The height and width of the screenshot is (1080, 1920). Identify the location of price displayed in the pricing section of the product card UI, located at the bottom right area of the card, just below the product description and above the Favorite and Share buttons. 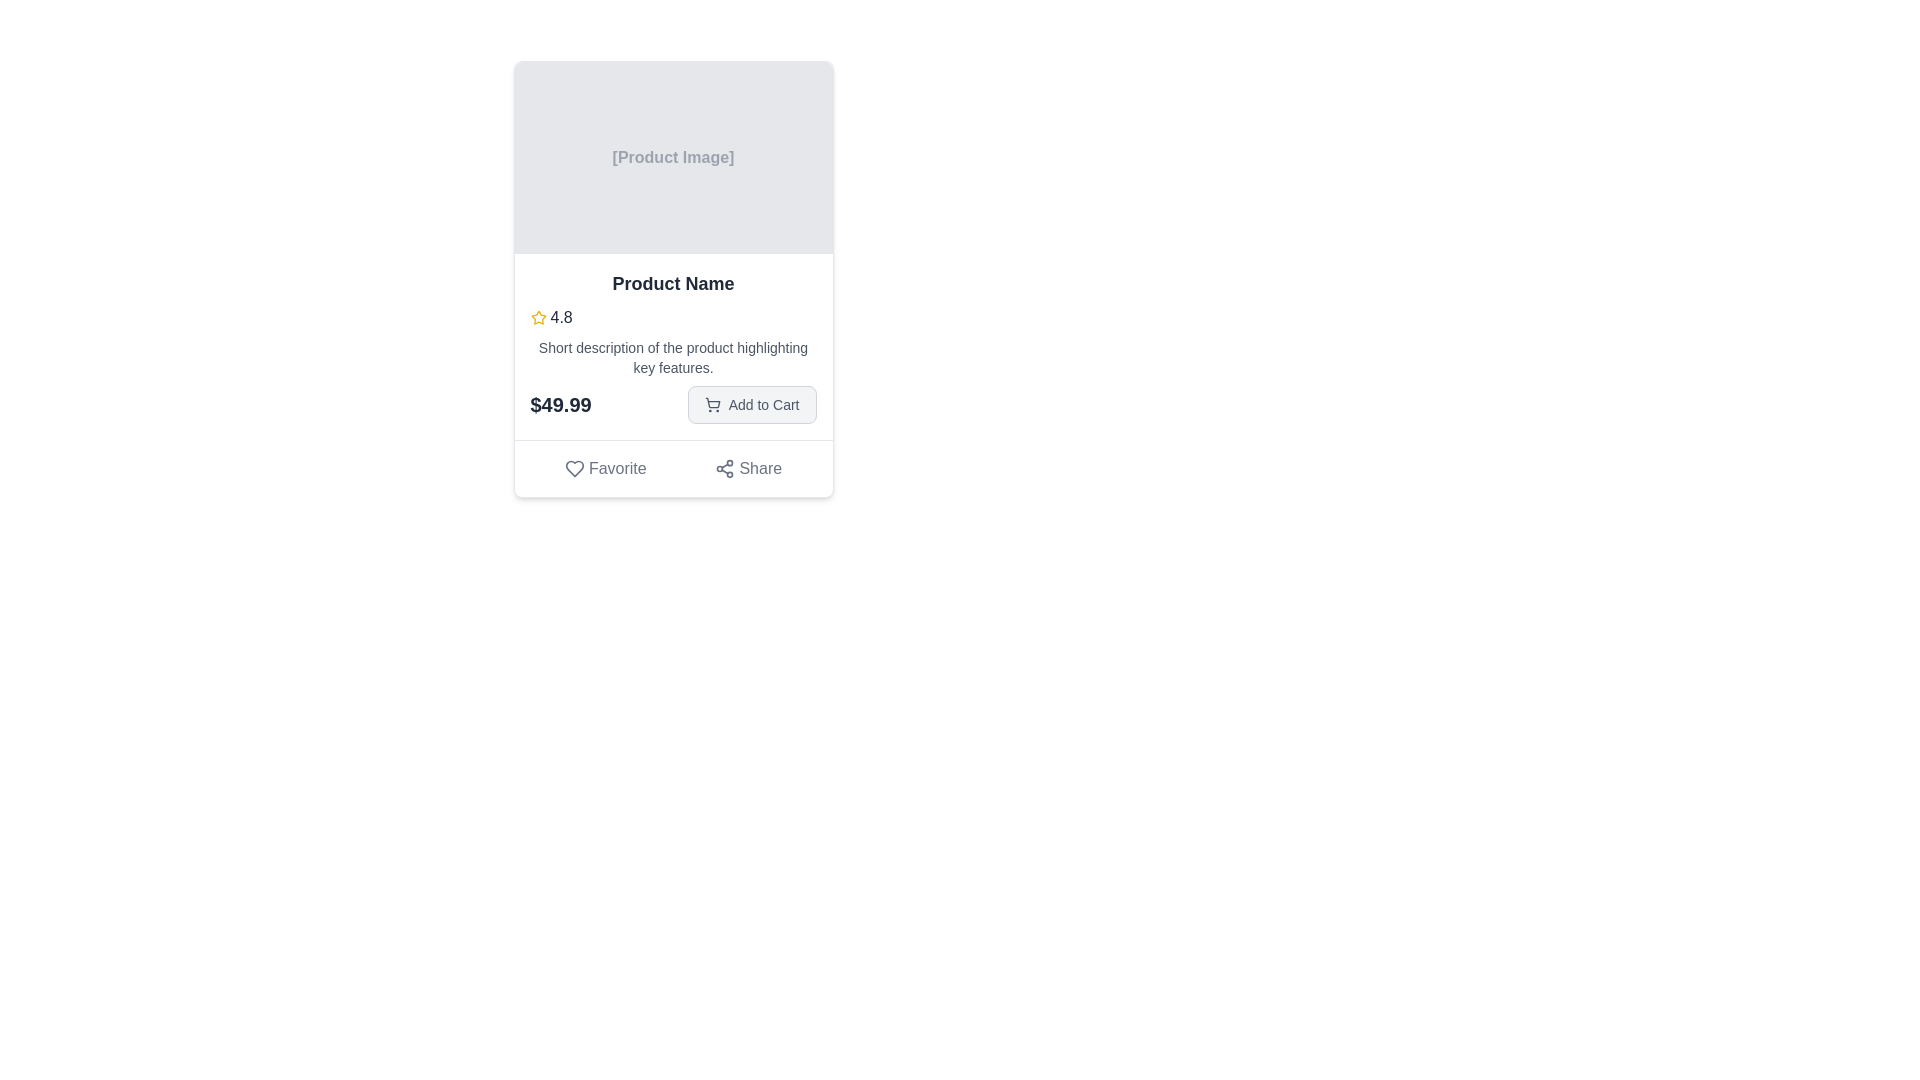
(673, 405).